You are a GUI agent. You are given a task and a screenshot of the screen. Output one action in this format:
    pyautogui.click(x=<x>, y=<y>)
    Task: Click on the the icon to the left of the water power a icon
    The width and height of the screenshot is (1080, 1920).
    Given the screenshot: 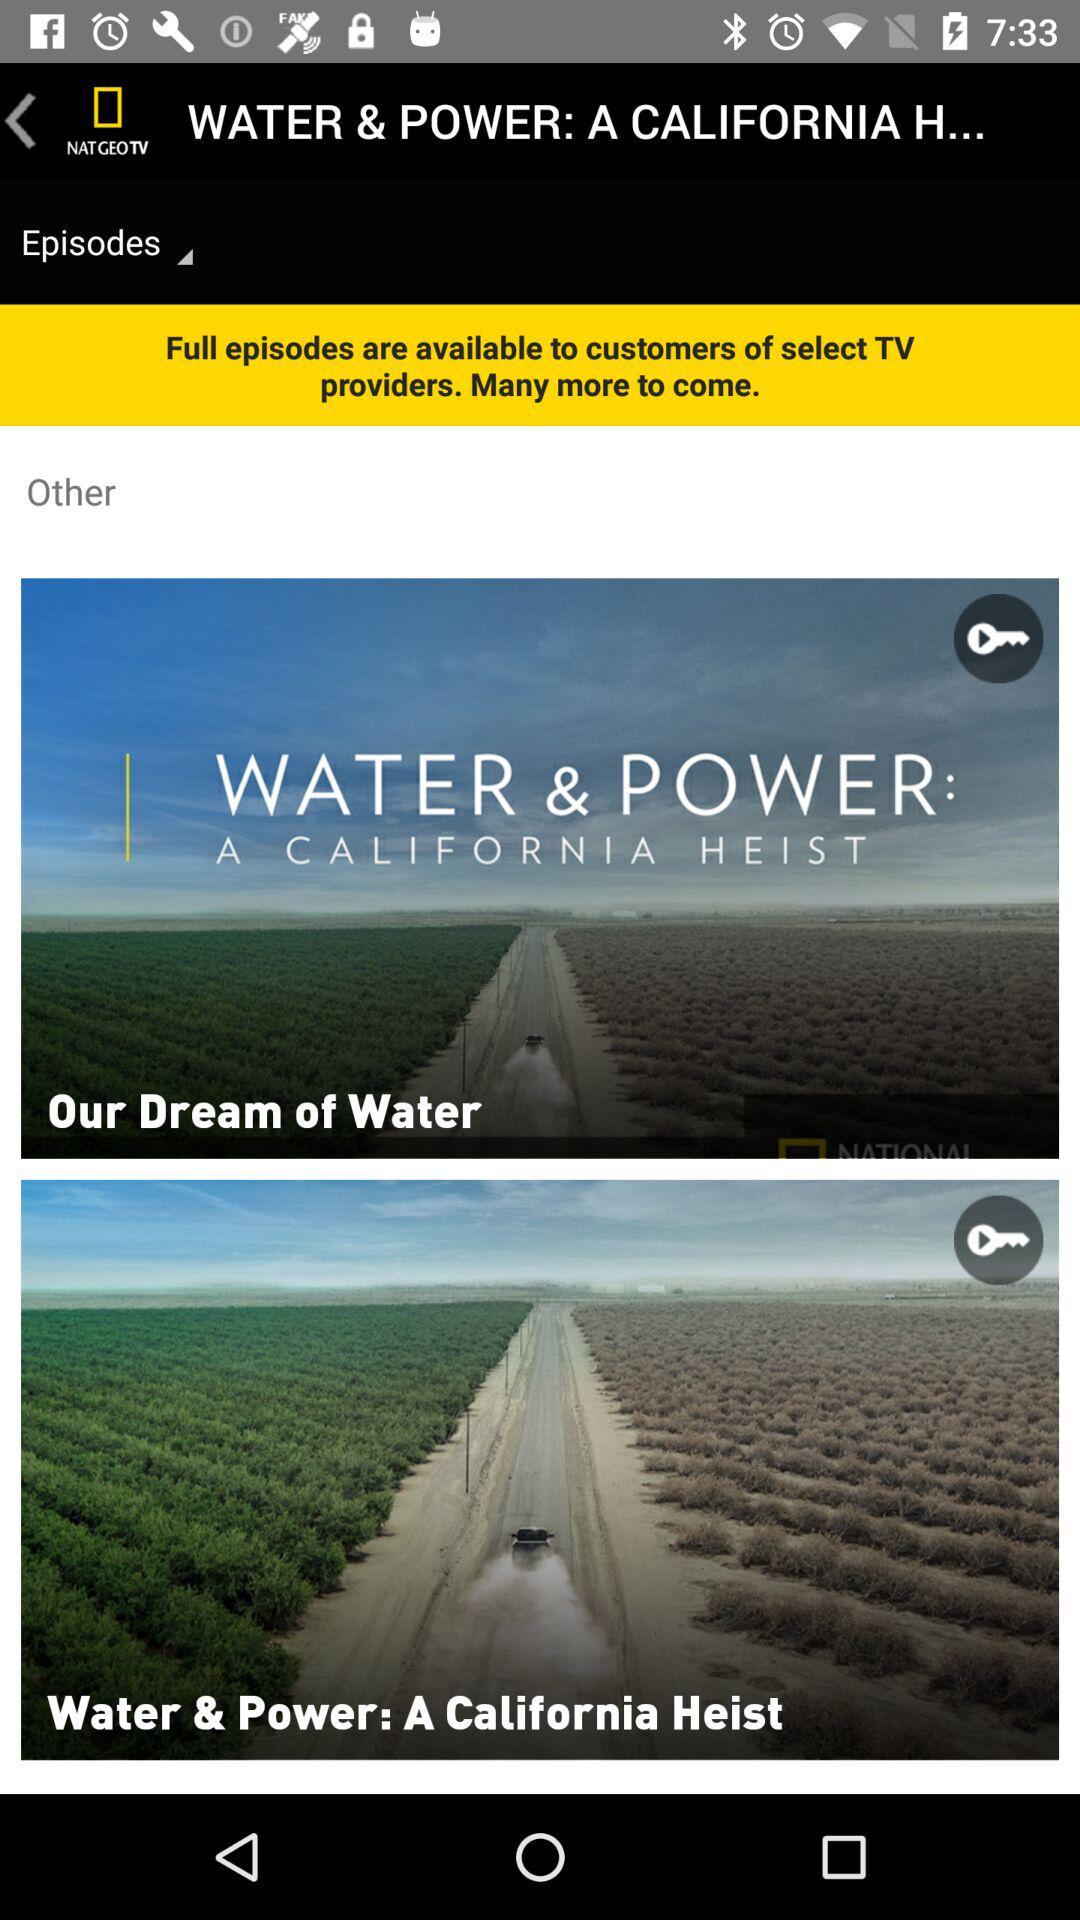 What is the action you would take?
    pyautogui.click(x=108, y=119)
    